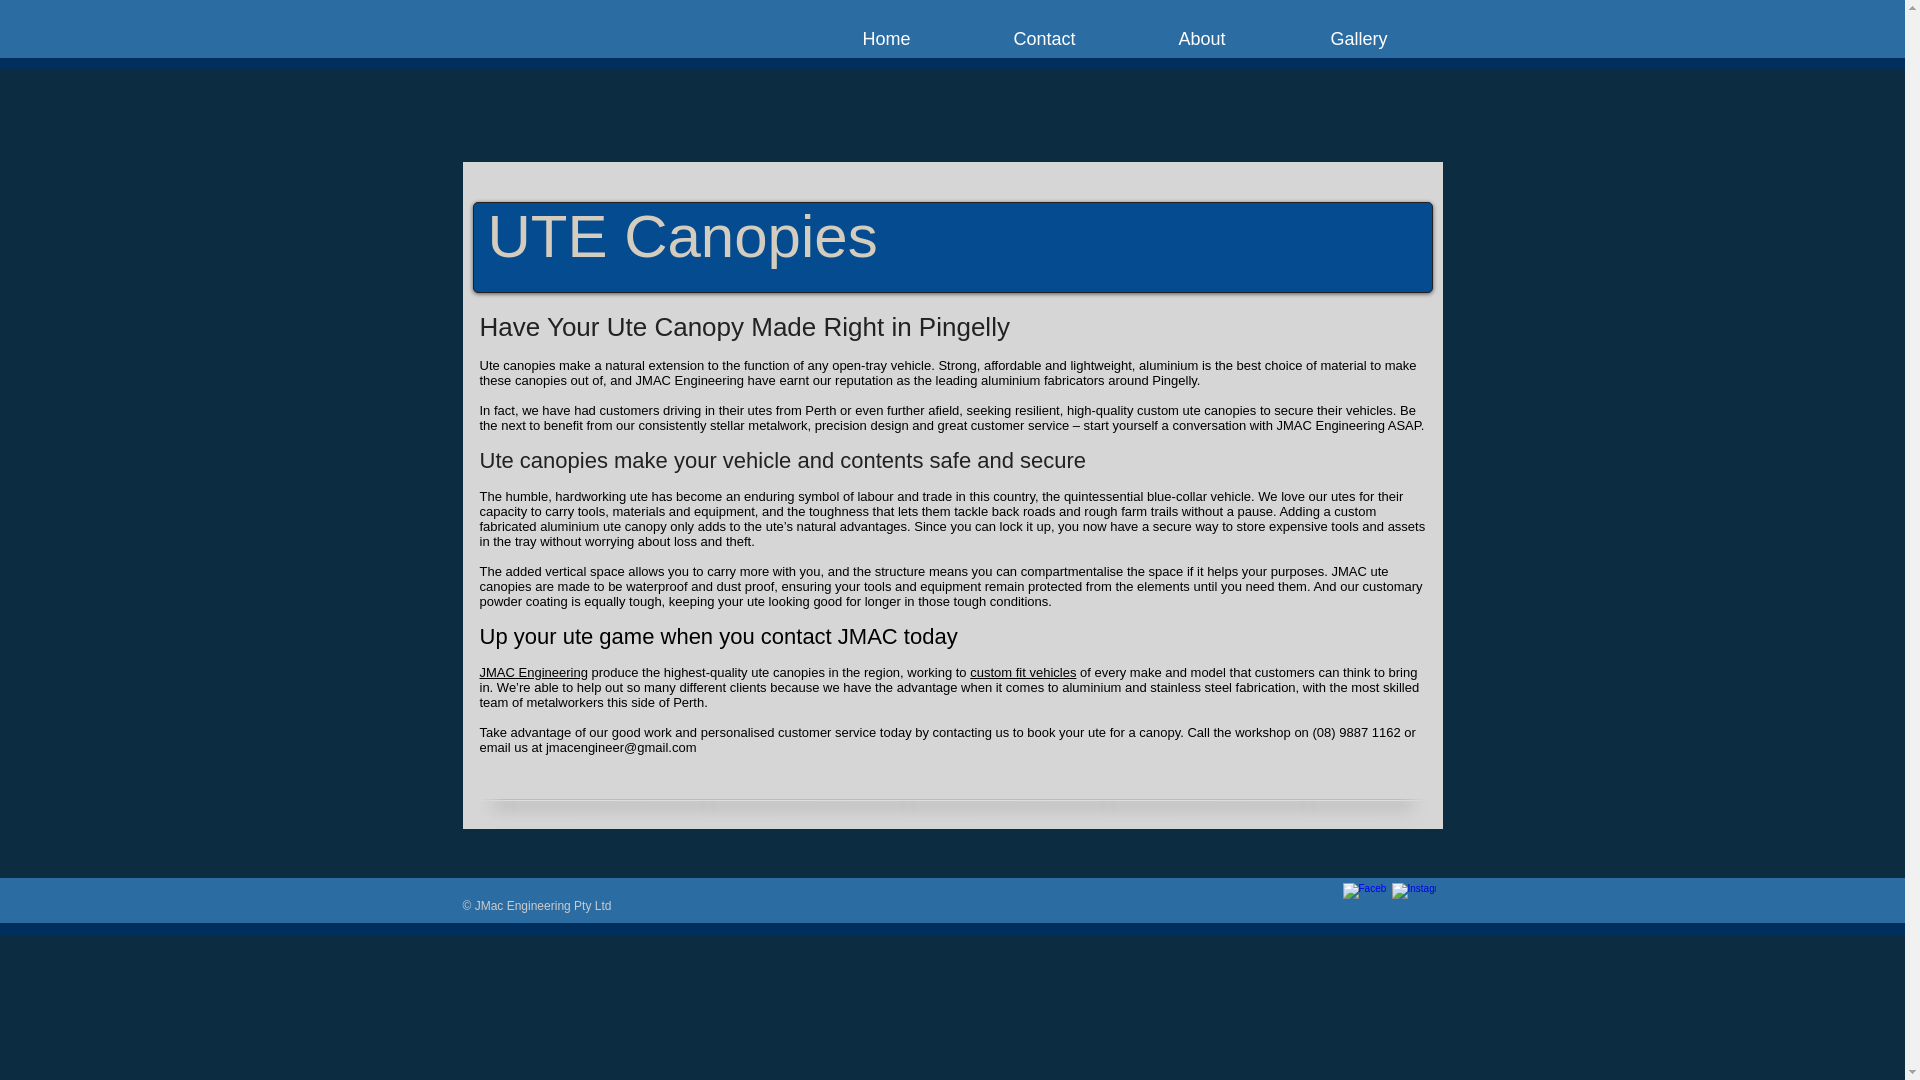  What do you see at coordinates (886, 38) in the screenshot?
I see `'Home'` at bounding box center [886, 38].